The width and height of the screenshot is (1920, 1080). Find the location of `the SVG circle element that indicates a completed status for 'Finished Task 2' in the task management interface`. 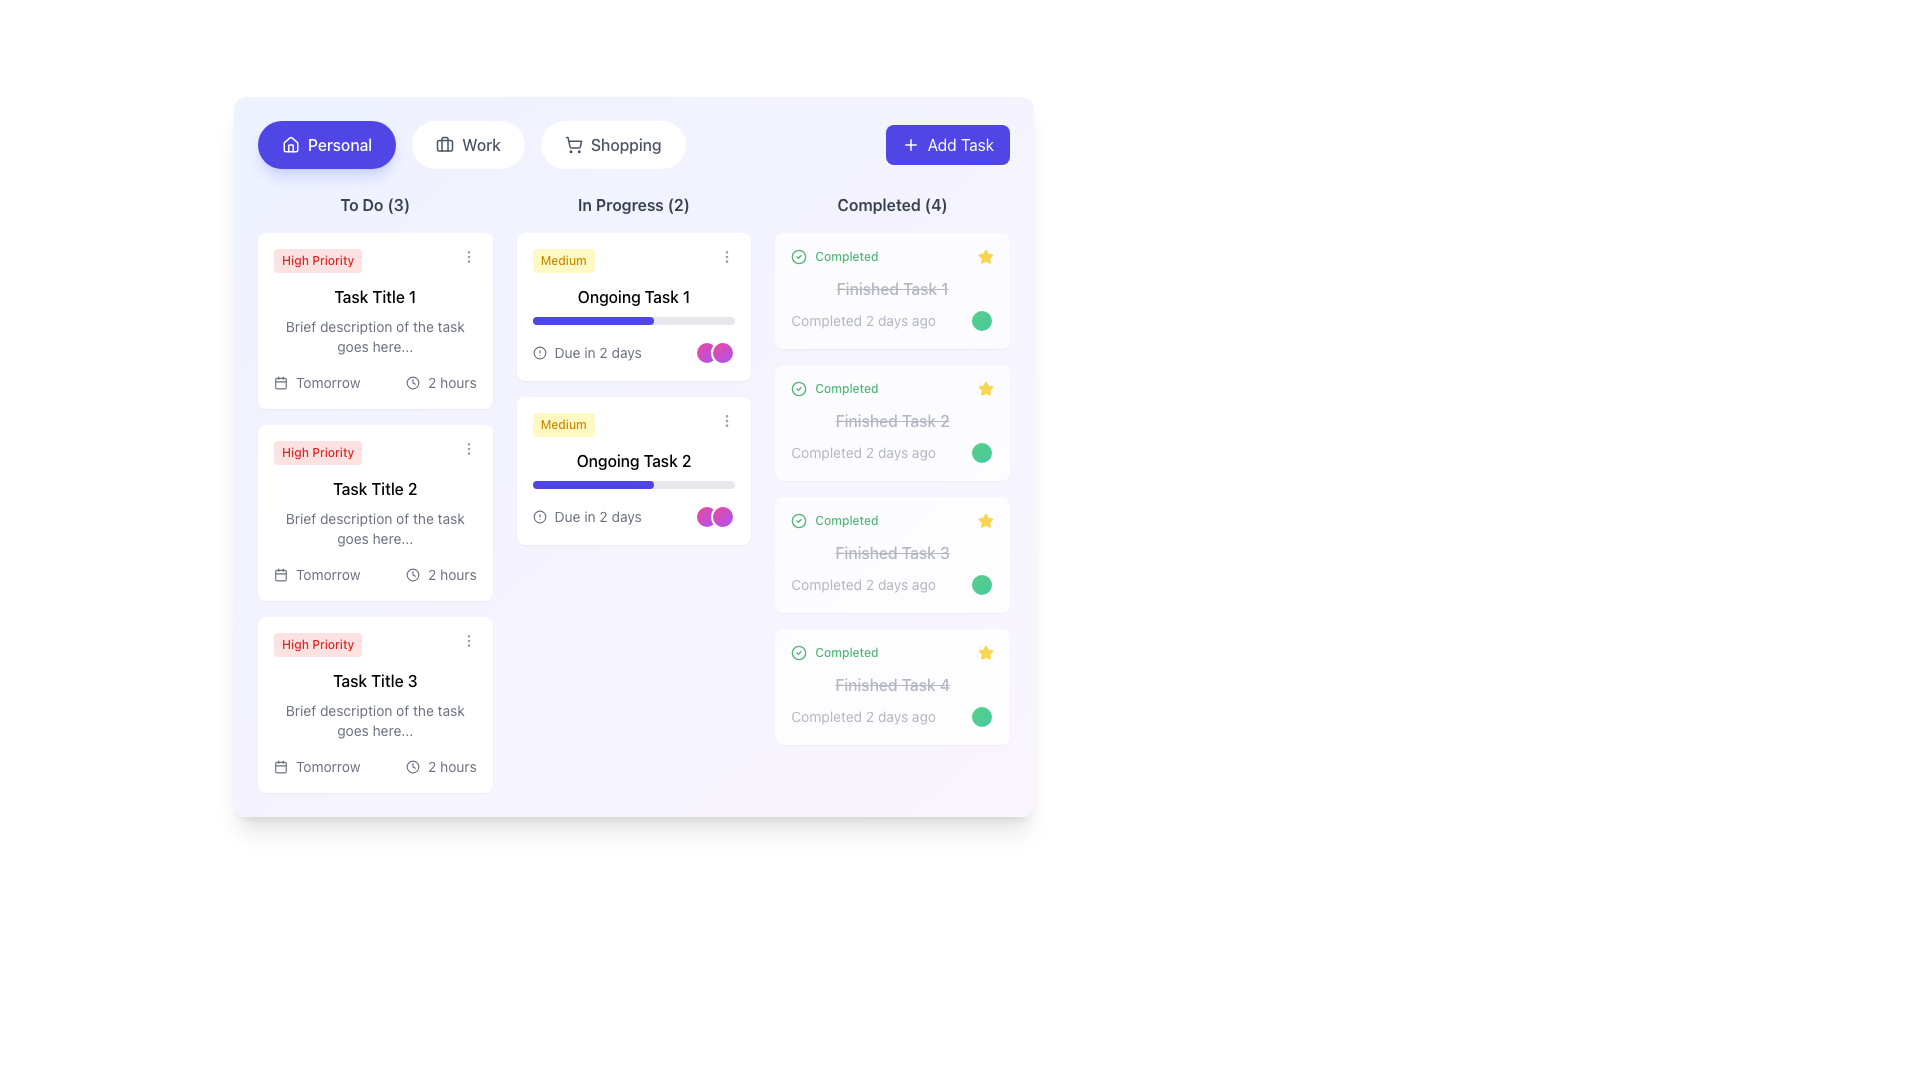

the SVG circle element that indicates a completed status for 'Finished Task 2' in the task management interface is located at coordinates (798, 519).